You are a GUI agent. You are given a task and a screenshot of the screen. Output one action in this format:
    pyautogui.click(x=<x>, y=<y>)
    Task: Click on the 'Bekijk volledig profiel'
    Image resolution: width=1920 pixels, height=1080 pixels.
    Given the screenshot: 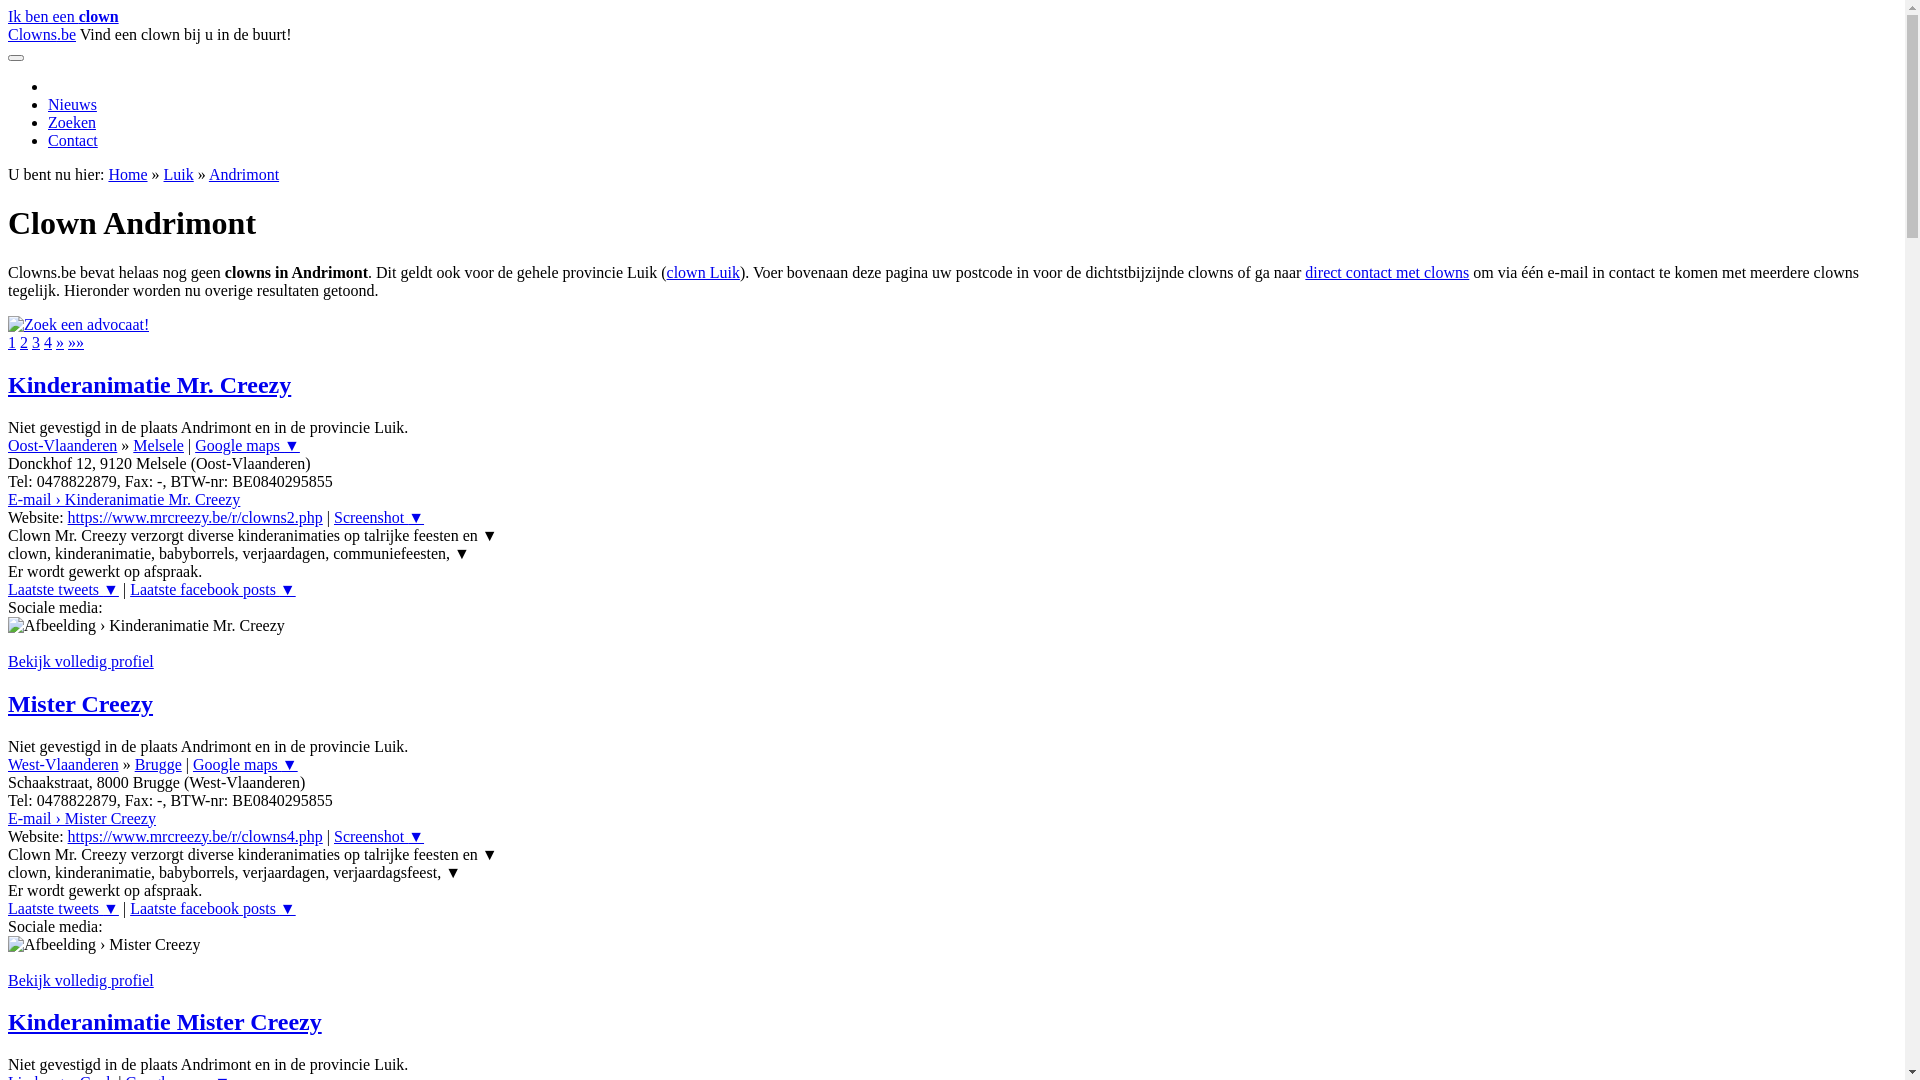 What is the action you would take?
    pyautogui.click(x=80, y=979)
    